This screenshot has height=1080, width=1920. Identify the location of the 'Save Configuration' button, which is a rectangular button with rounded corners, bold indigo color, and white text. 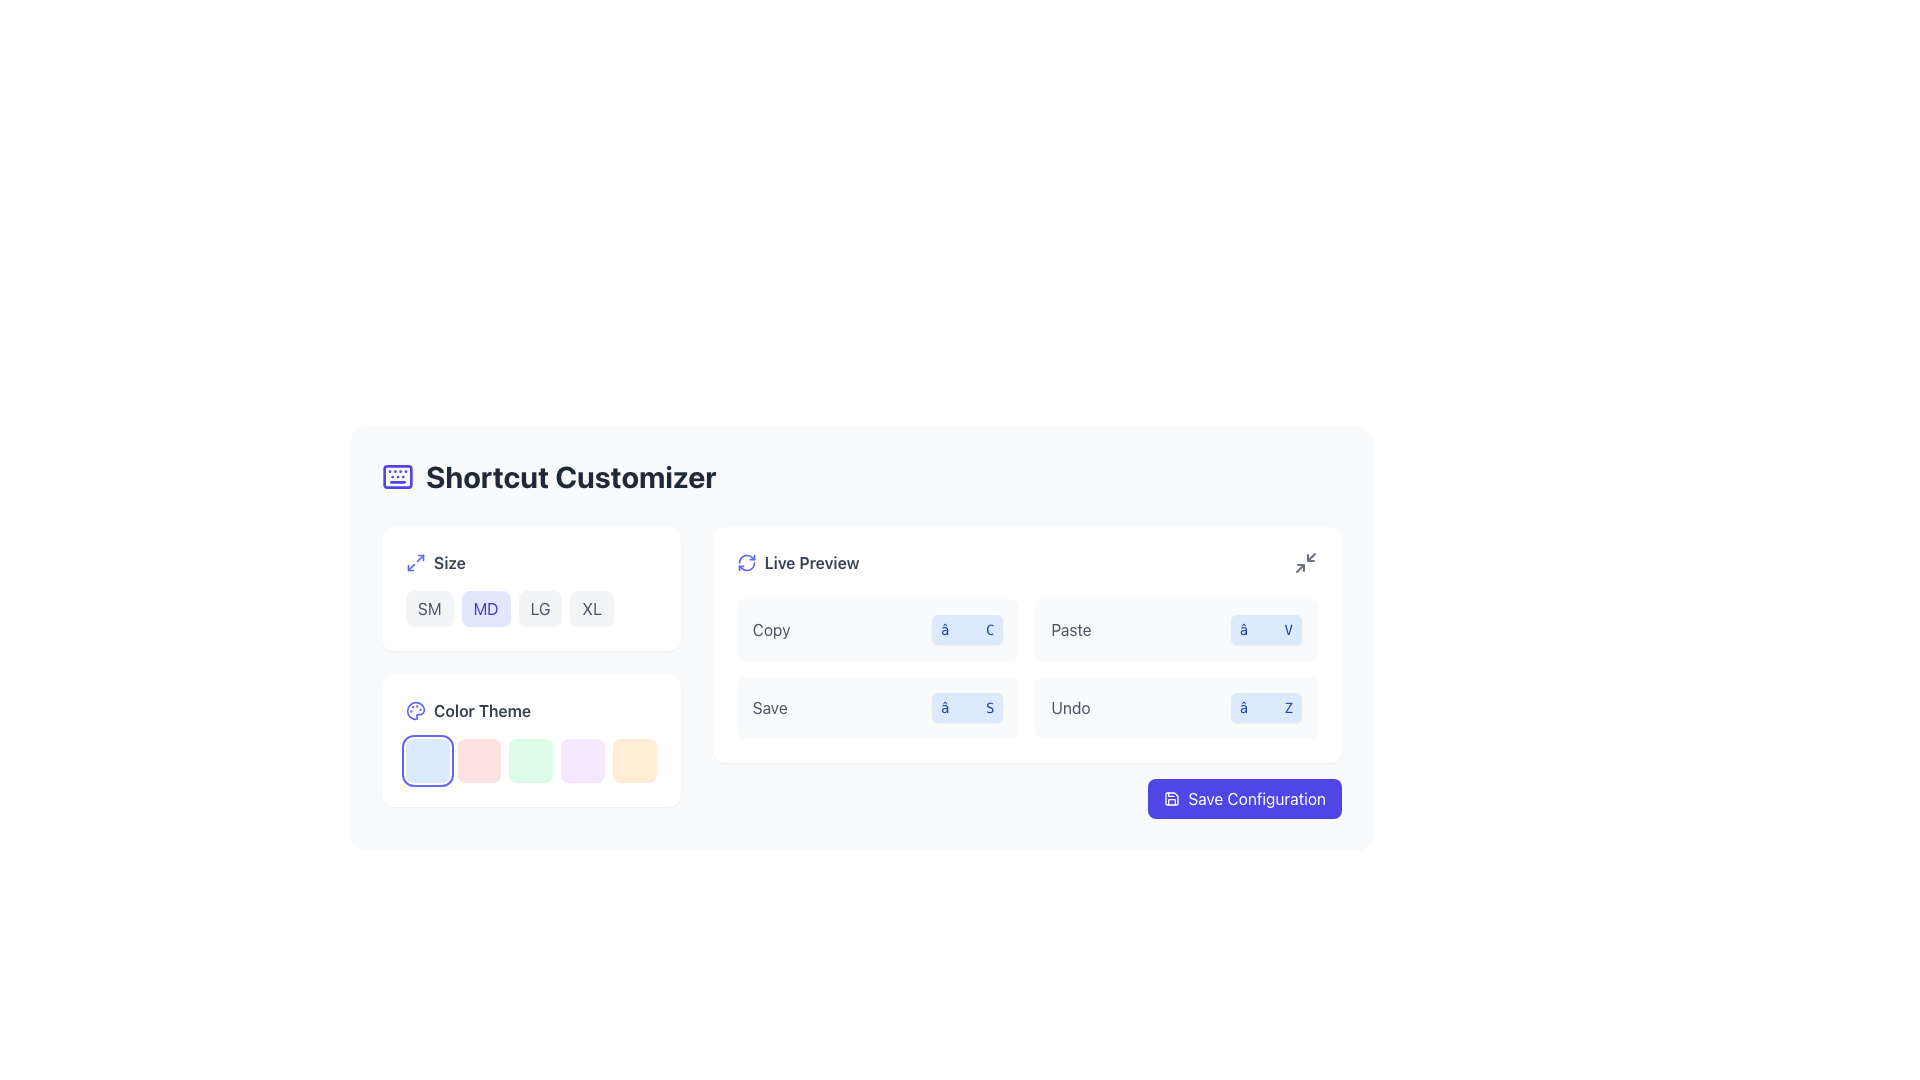
(1244, 797).